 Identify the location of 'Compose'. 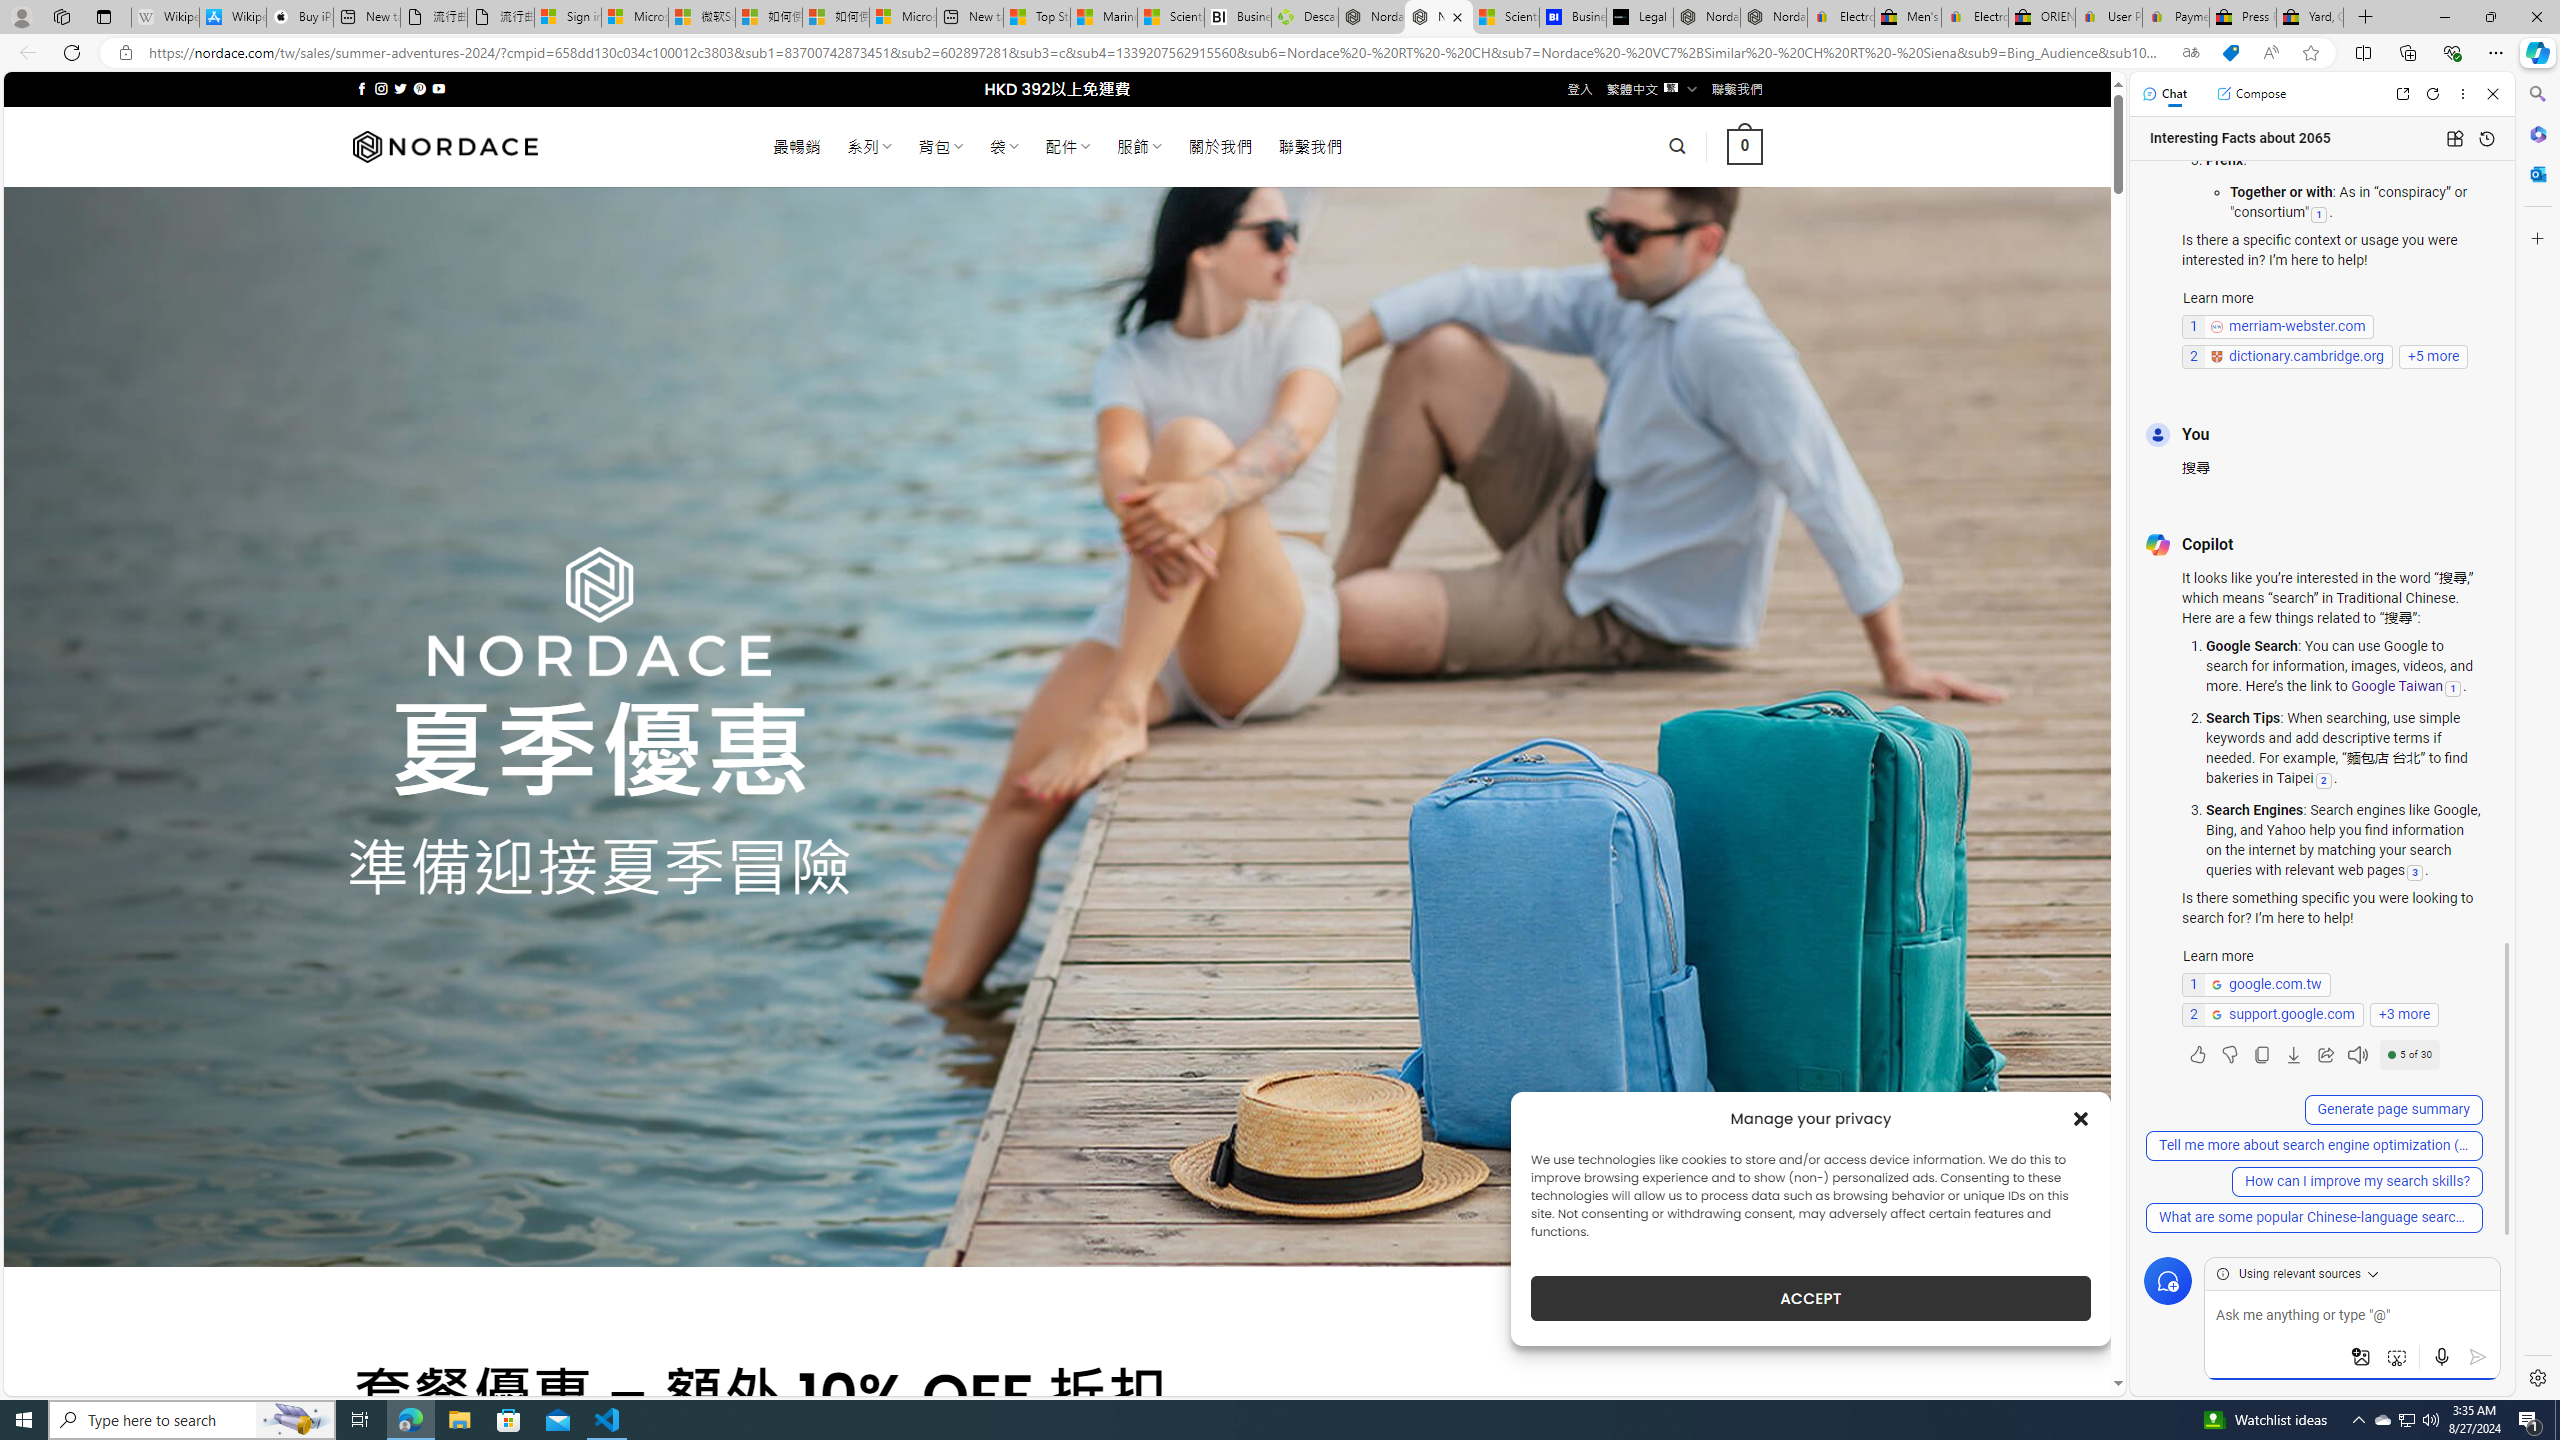
(2250, 92).